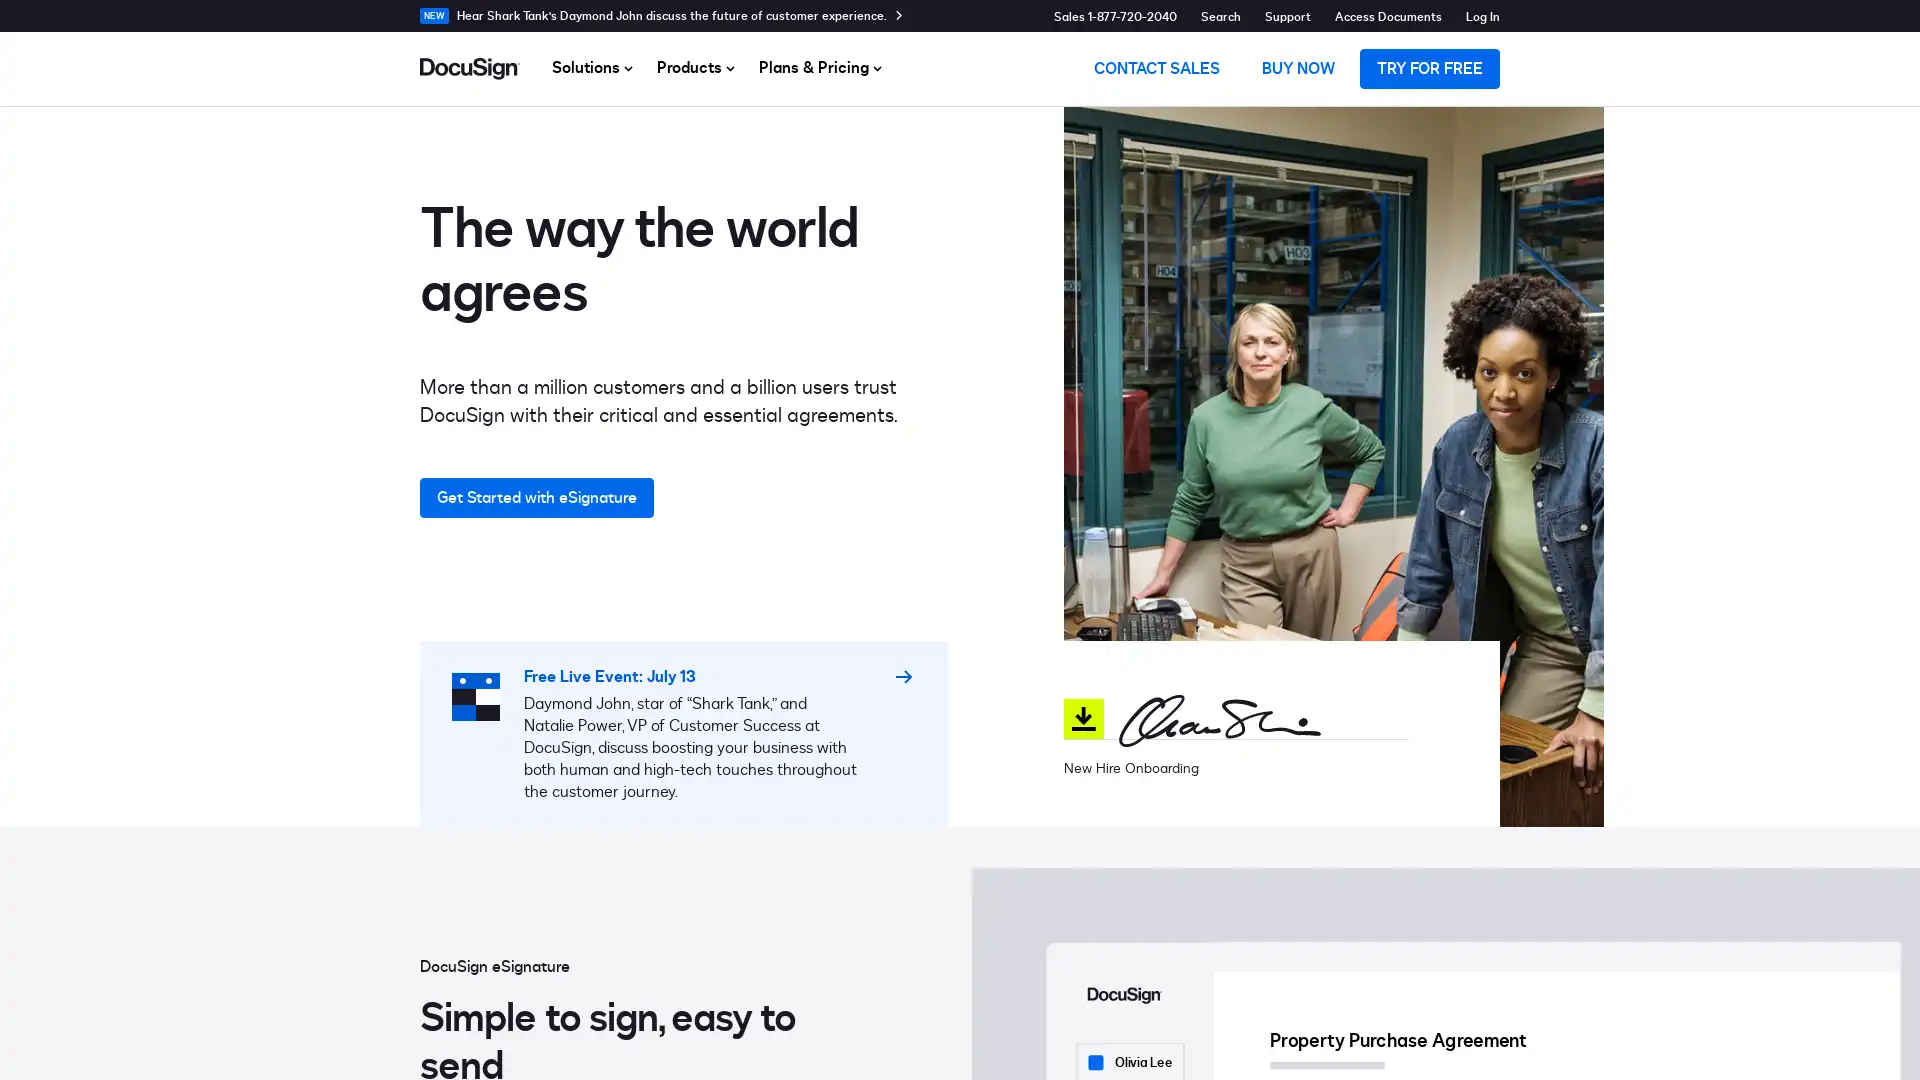 The height and width of the screenshot is (1080, 1920). I want to click on Products, so click(696, 68).